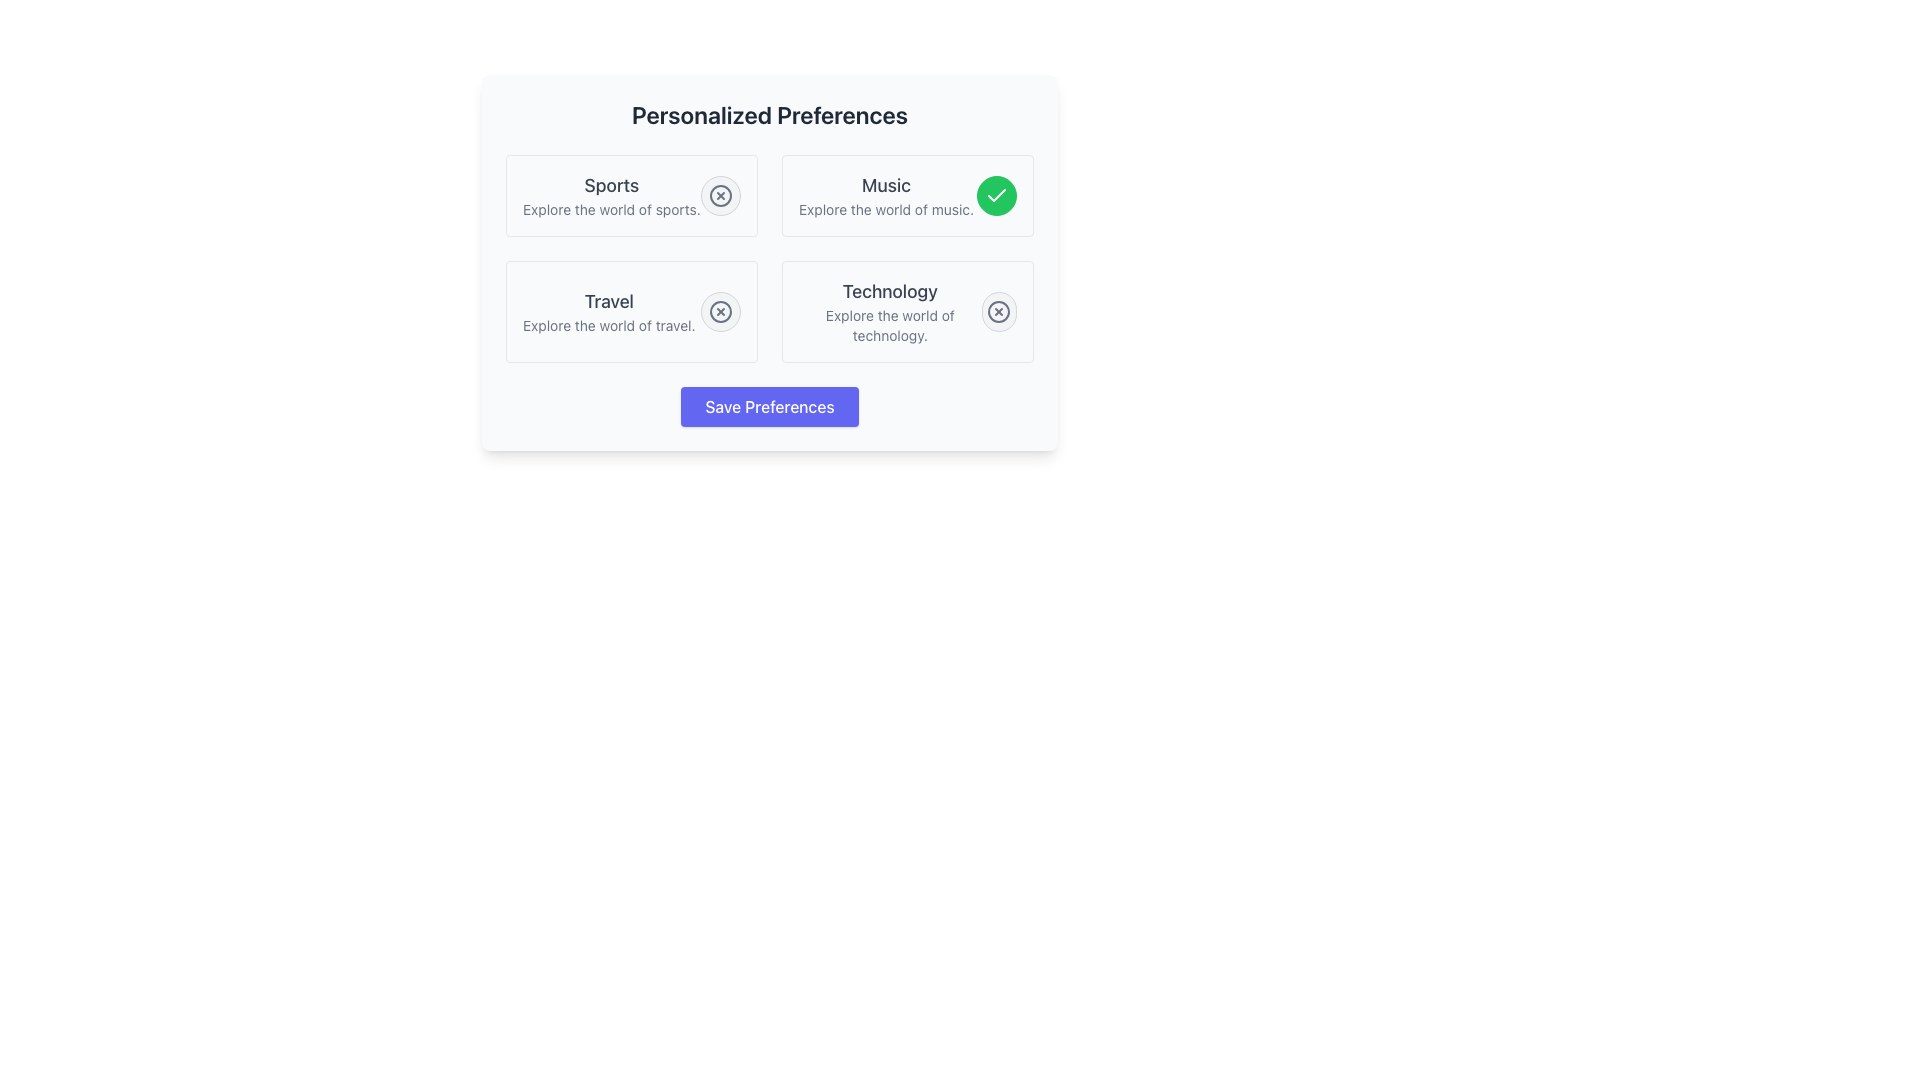 The height and width of the screenshot is (1080, 1920). I want to click on the selection state of the small white checkmark icon within the green circular background, indicating the selection for the 'Music' preference option, so click(997, 196).